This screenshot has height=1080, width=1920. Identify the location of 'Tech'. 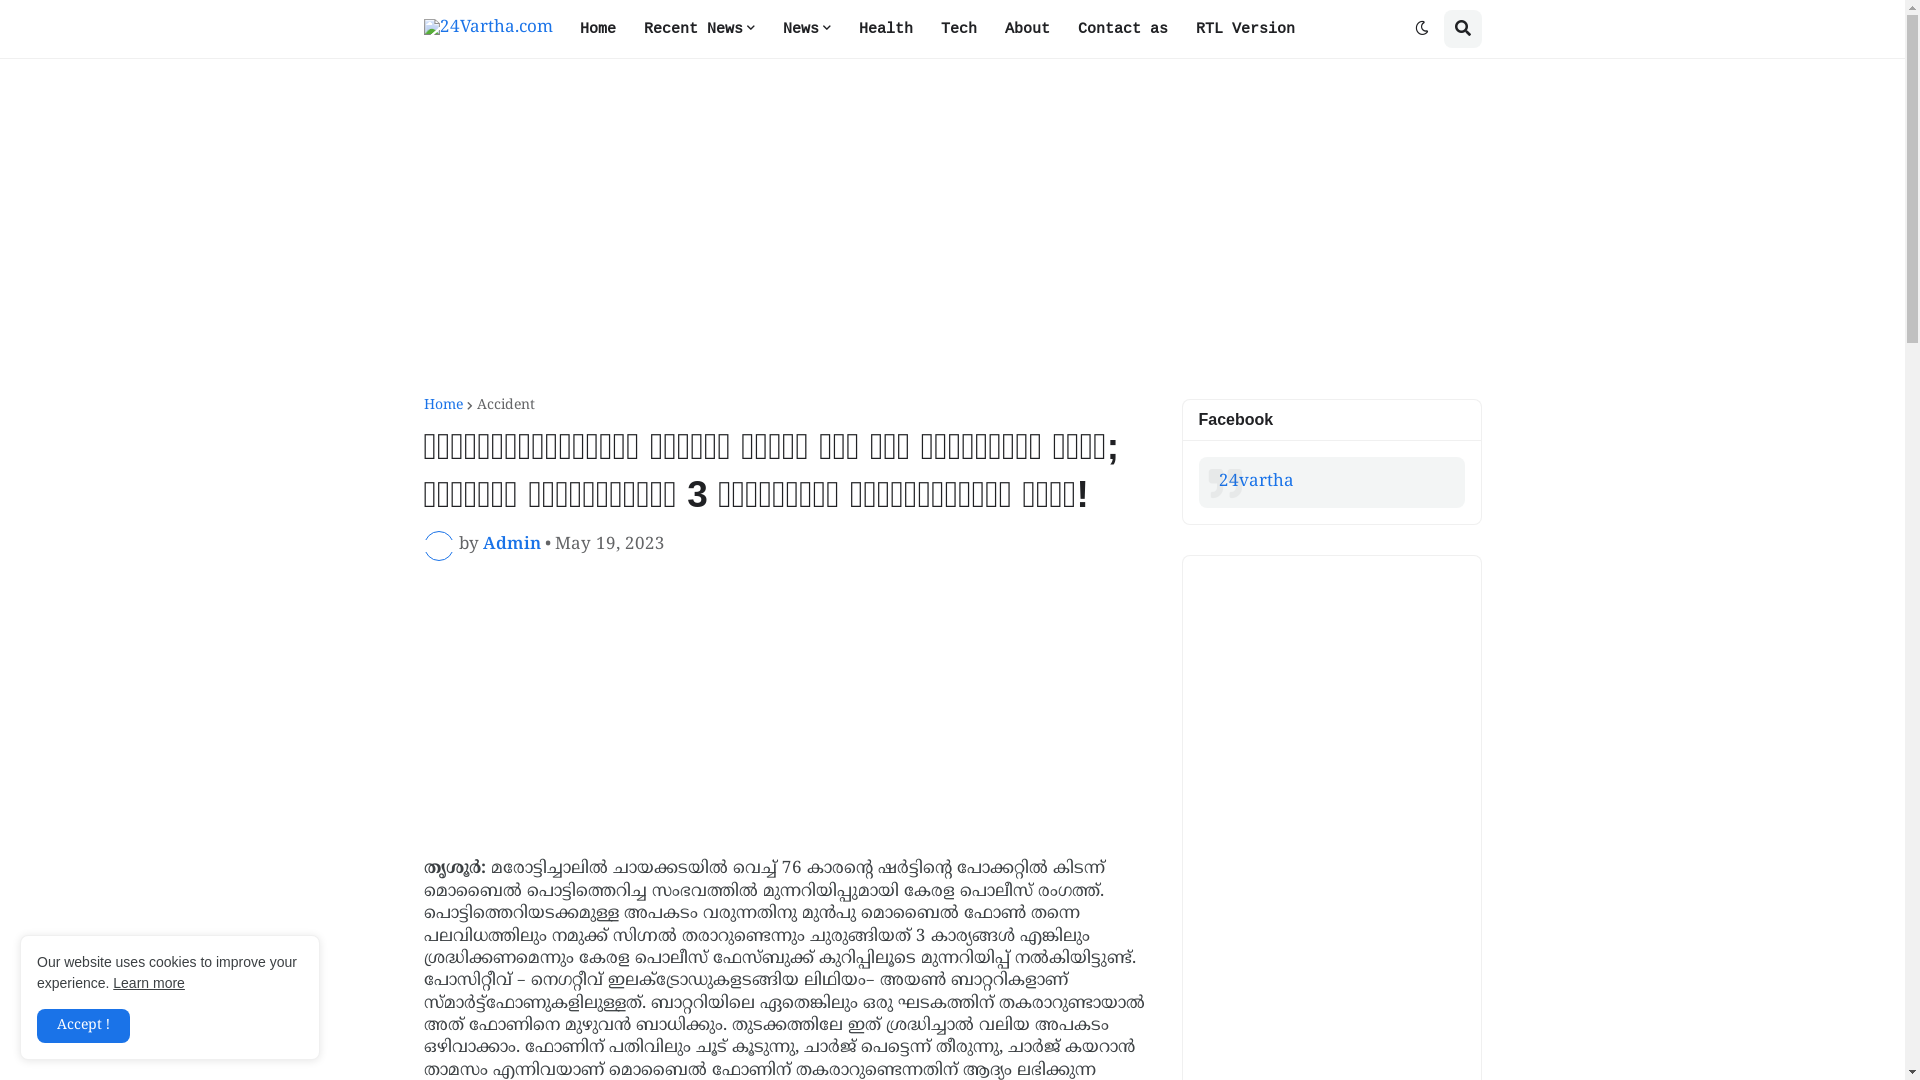
(957, 29).